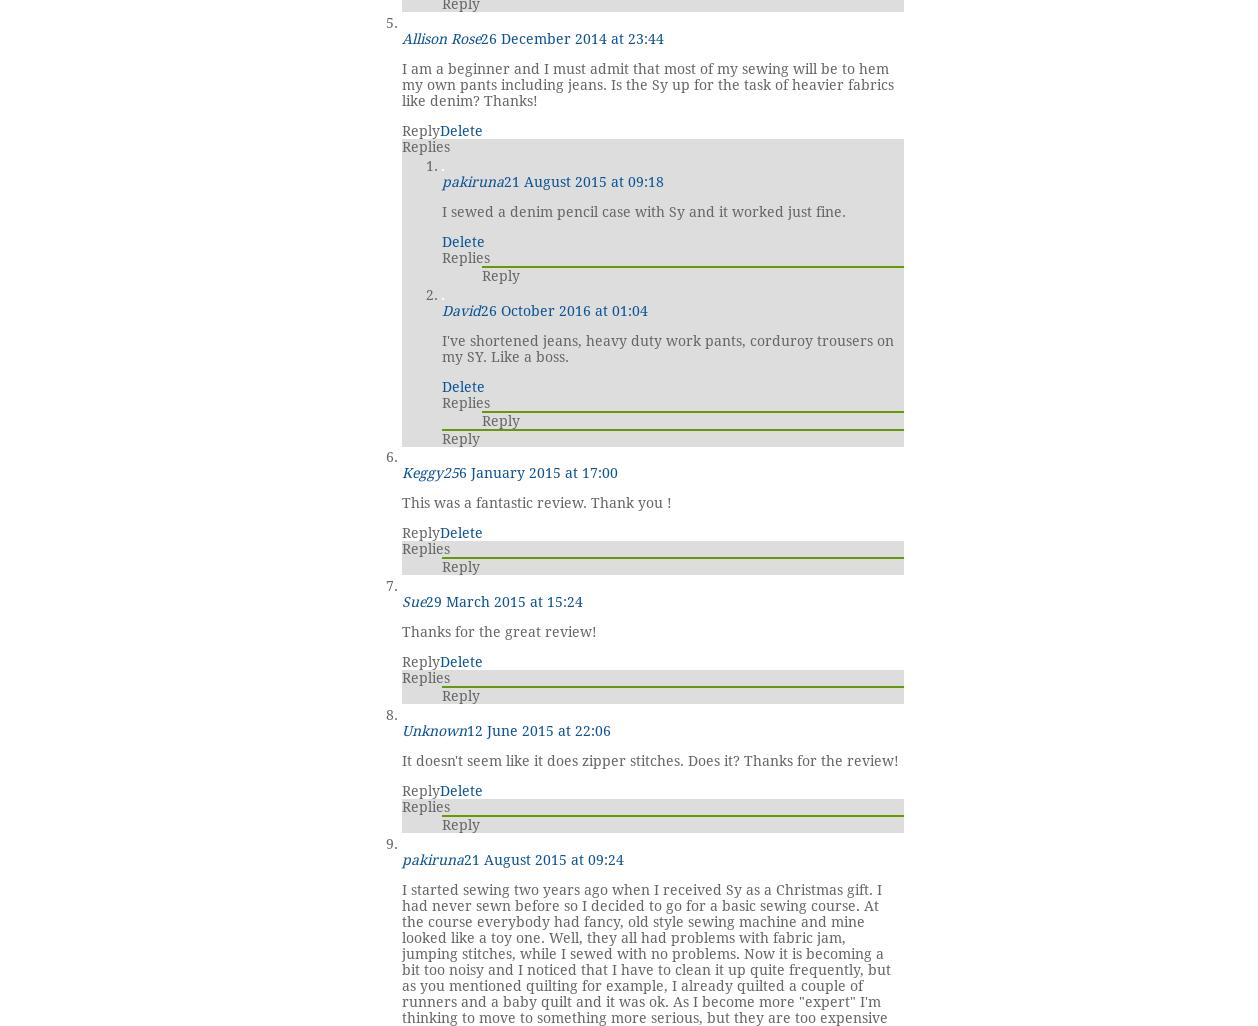 This screenshot has width=1258, height=1026. What do you see at coordinates (480, 309) in the screenshot?
I see `'26 October 2016 at 01:04'` at bounding box center [480, 309].